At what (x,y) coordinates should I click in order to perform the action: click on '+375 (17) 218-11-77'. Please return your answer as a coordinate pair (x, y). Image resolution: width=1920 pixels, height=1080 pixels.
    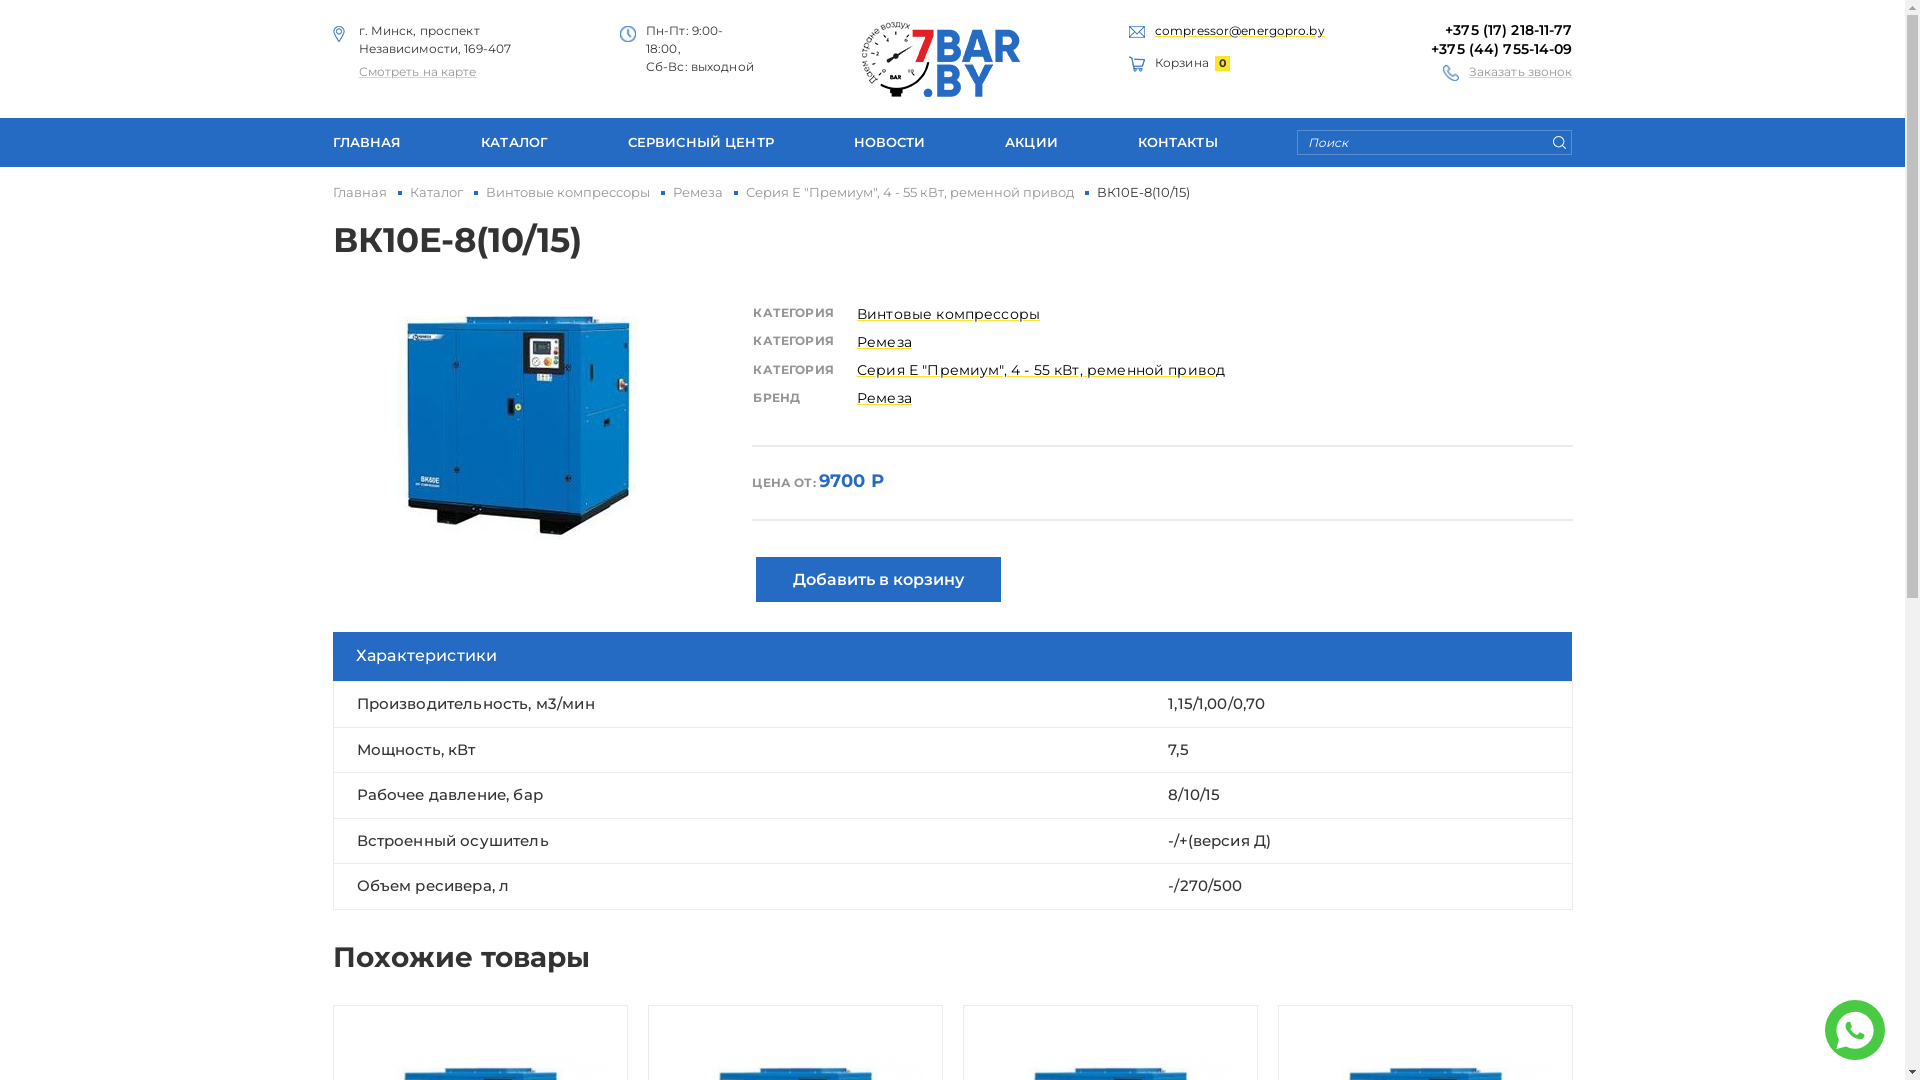
    Looking at the image, I should click on (1508, 30).